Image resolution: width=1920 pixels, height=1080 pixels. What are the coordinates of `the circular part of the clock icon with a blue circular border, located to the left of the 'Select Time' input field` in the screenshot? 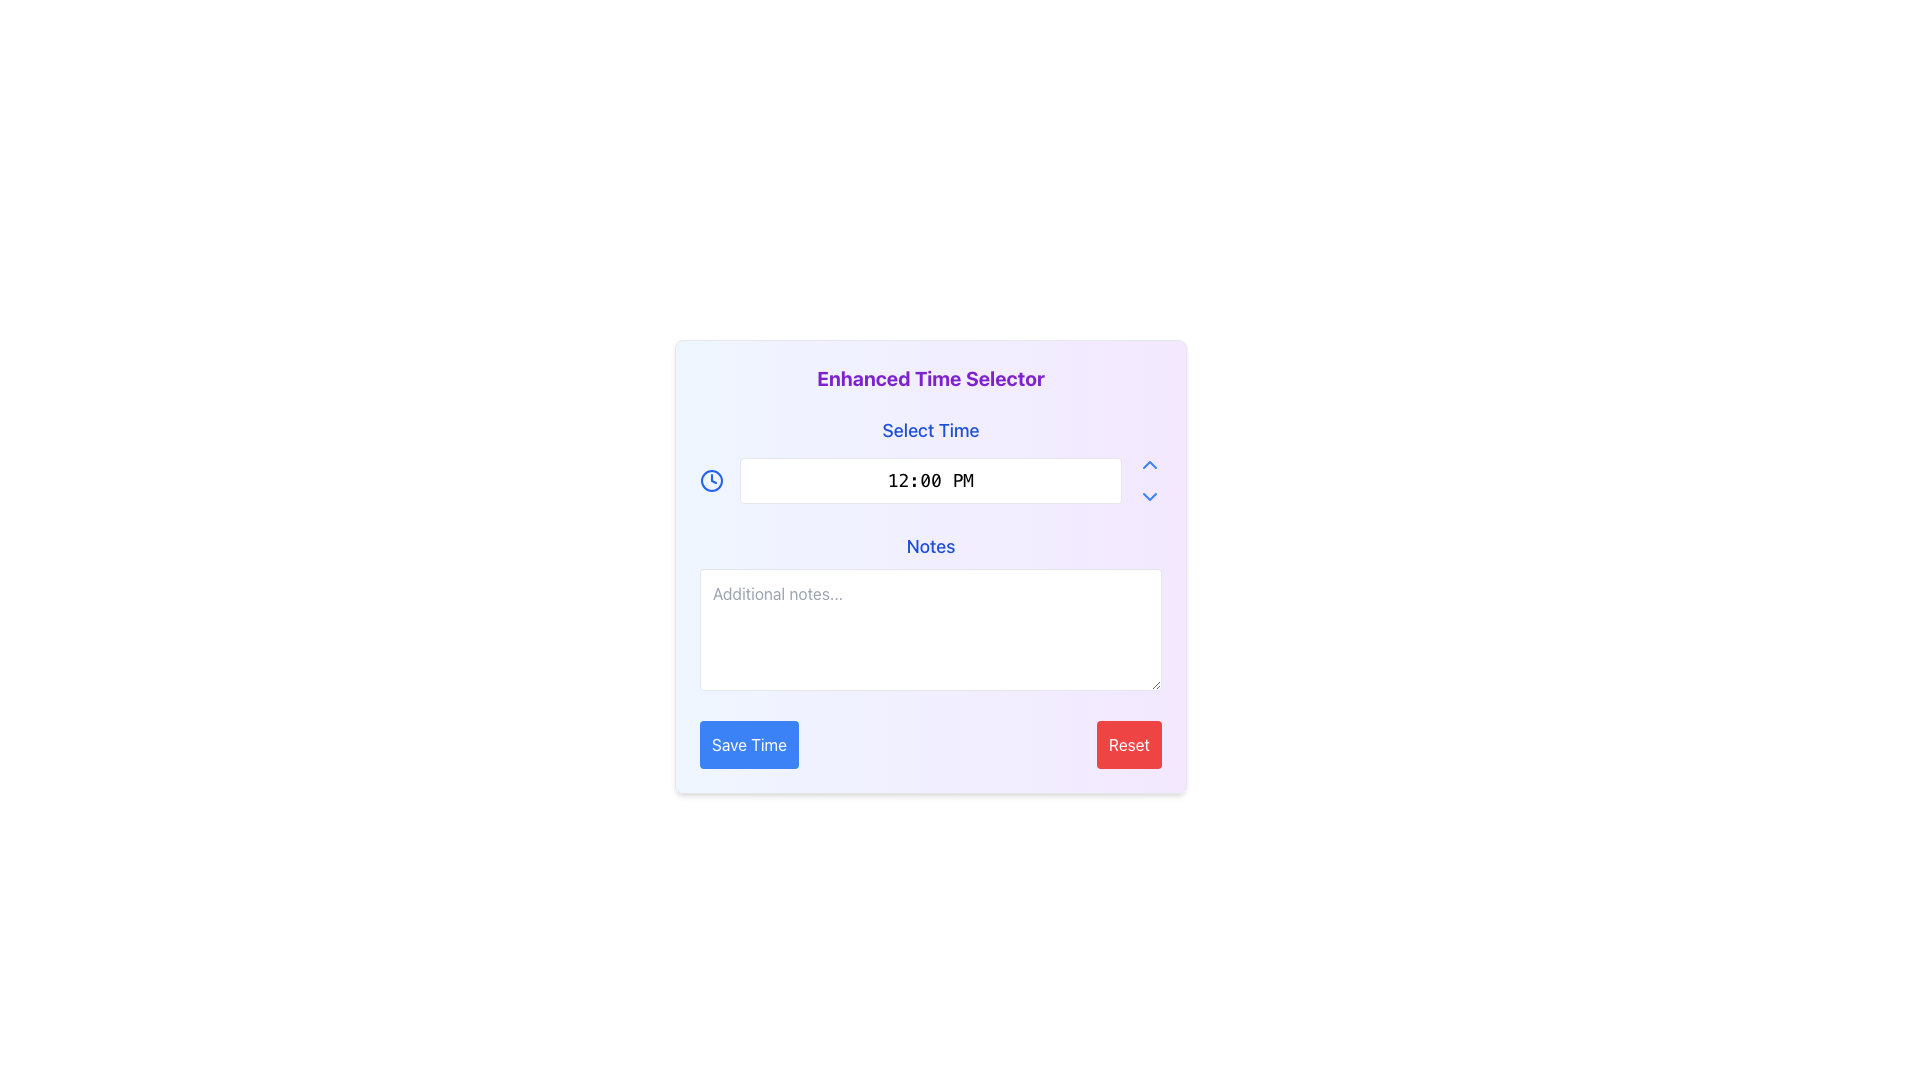 It's located at (711, 481).